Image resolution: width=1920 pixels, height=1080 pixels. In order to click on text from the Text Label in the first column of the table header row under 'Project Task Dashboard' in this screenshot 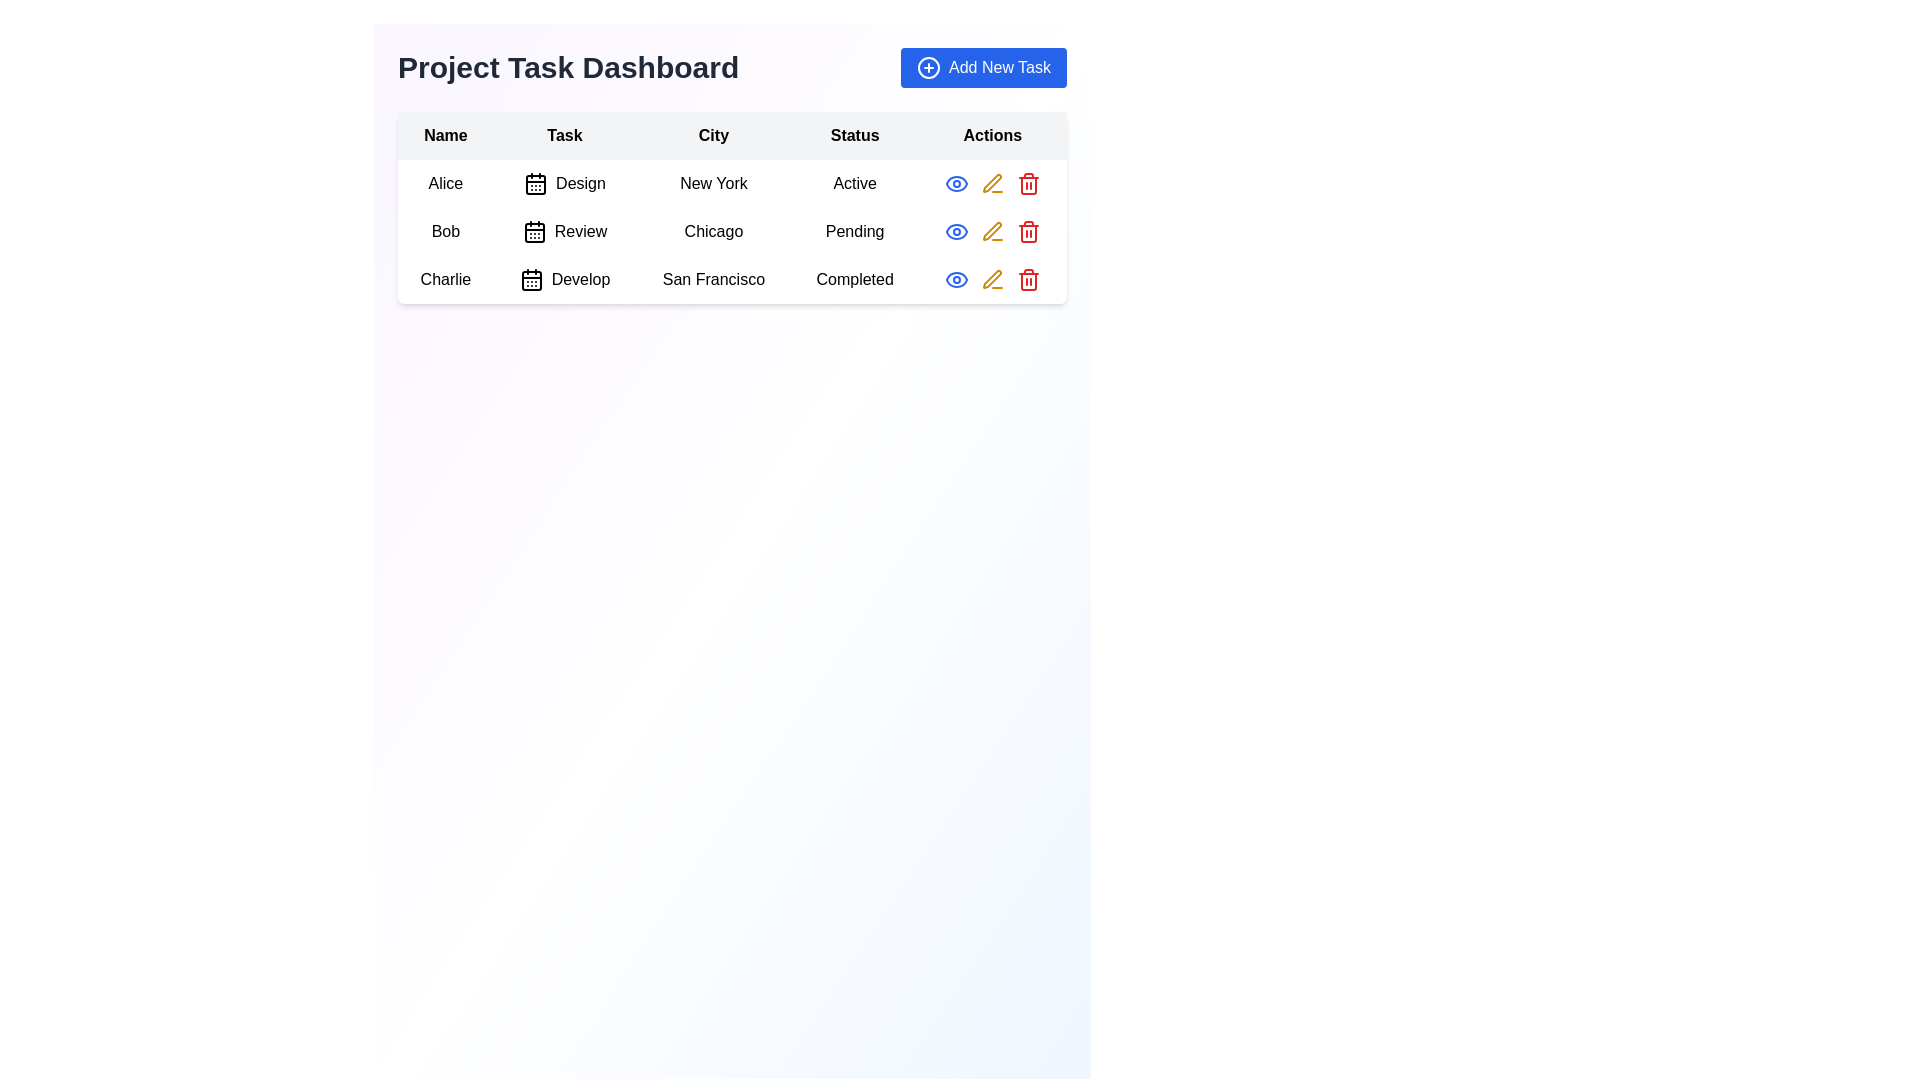, I will do `click(445, 135)`.